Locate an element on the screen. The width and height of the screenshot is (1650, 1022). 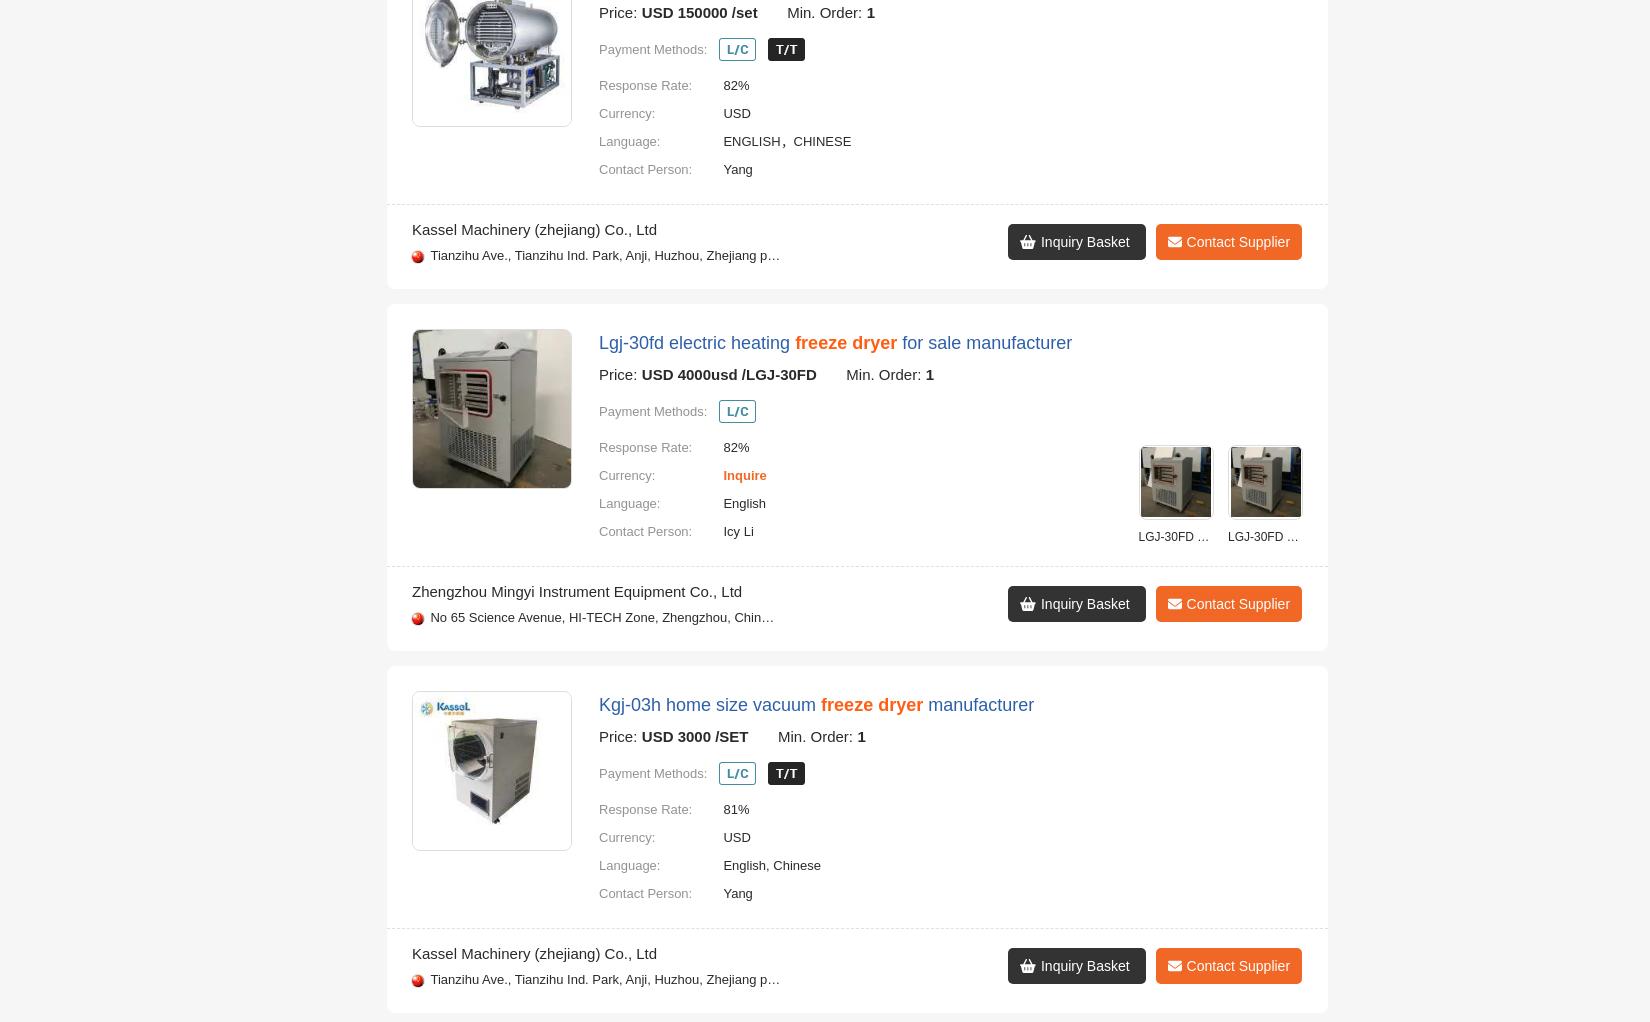
'Fdg series food vacuum' is located at coordinates (696, 99).